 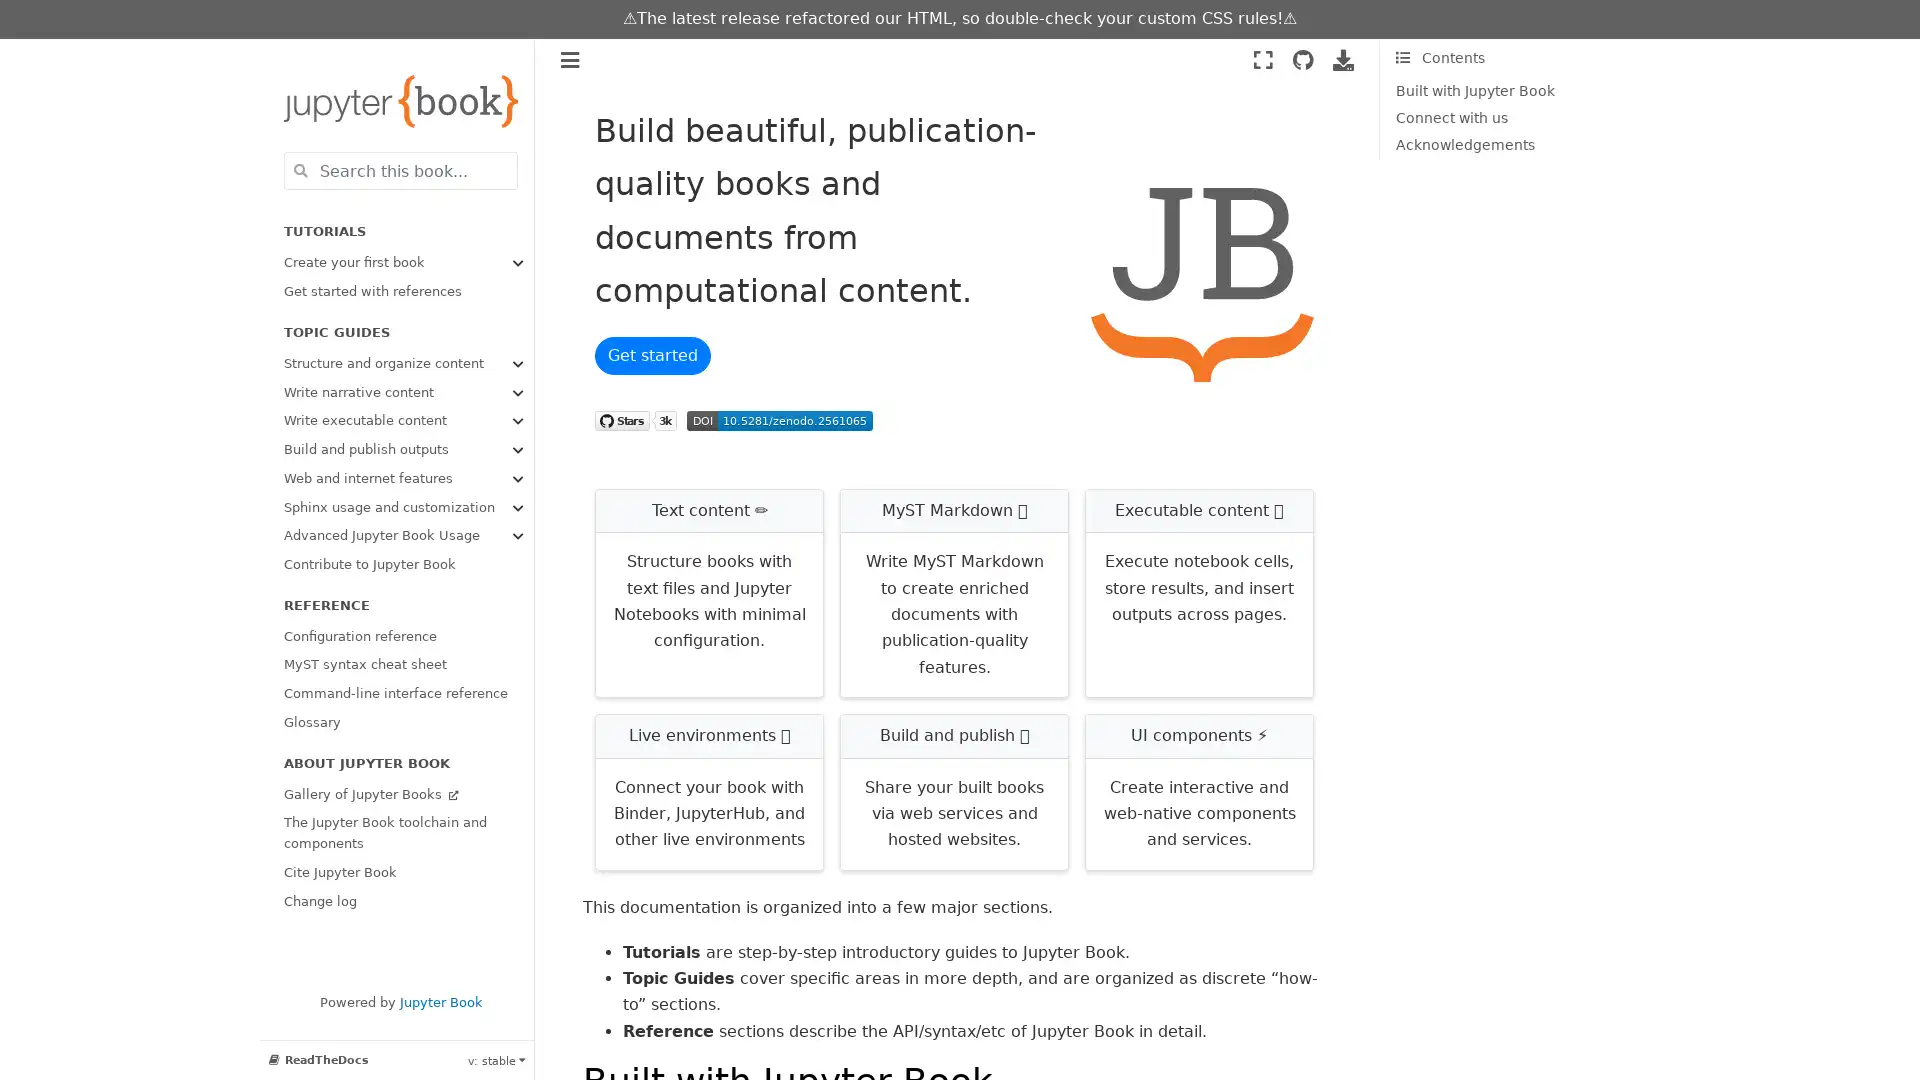 What do you see at coordinates (1343, 59) in the screenshot?
I see `Download this page` at bounding box center [1343, 59].